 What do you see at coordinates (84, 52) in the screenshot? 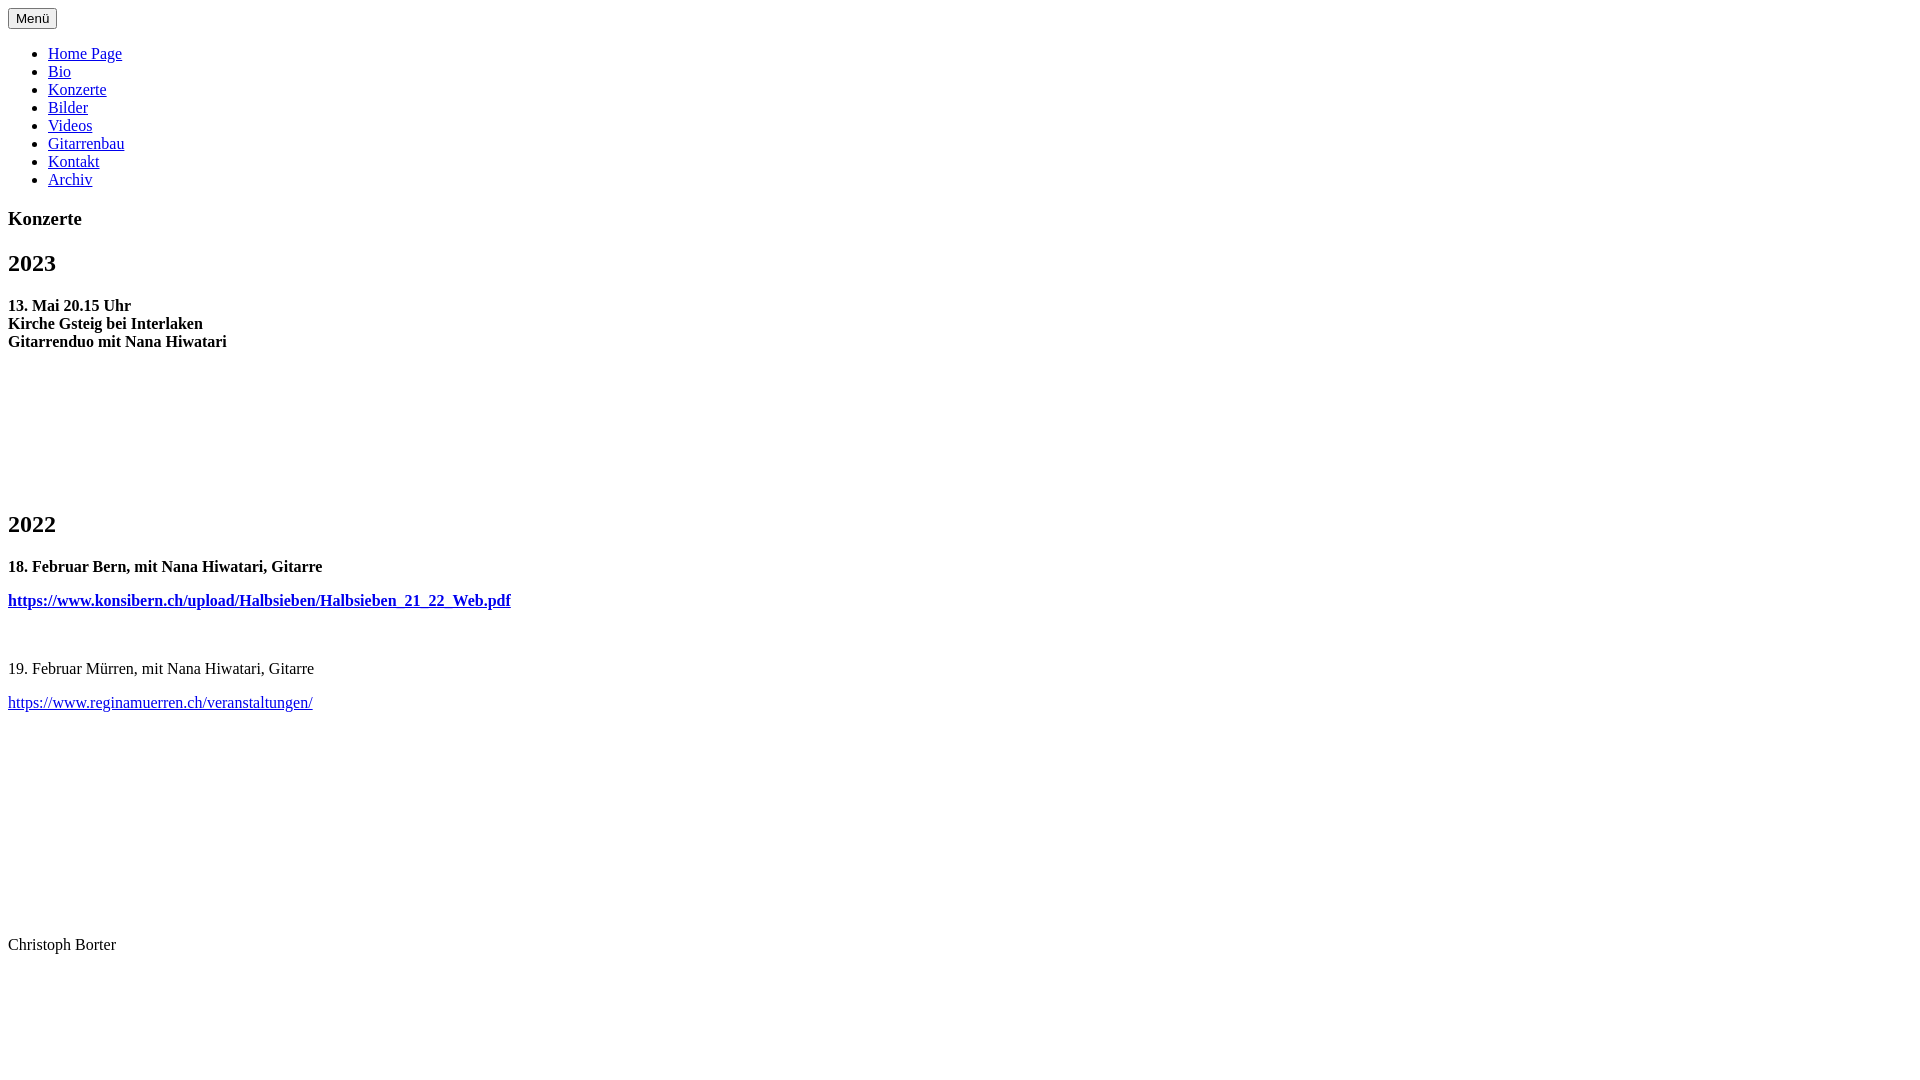
I see `'Home Page'` at bounding box center [84, 52].